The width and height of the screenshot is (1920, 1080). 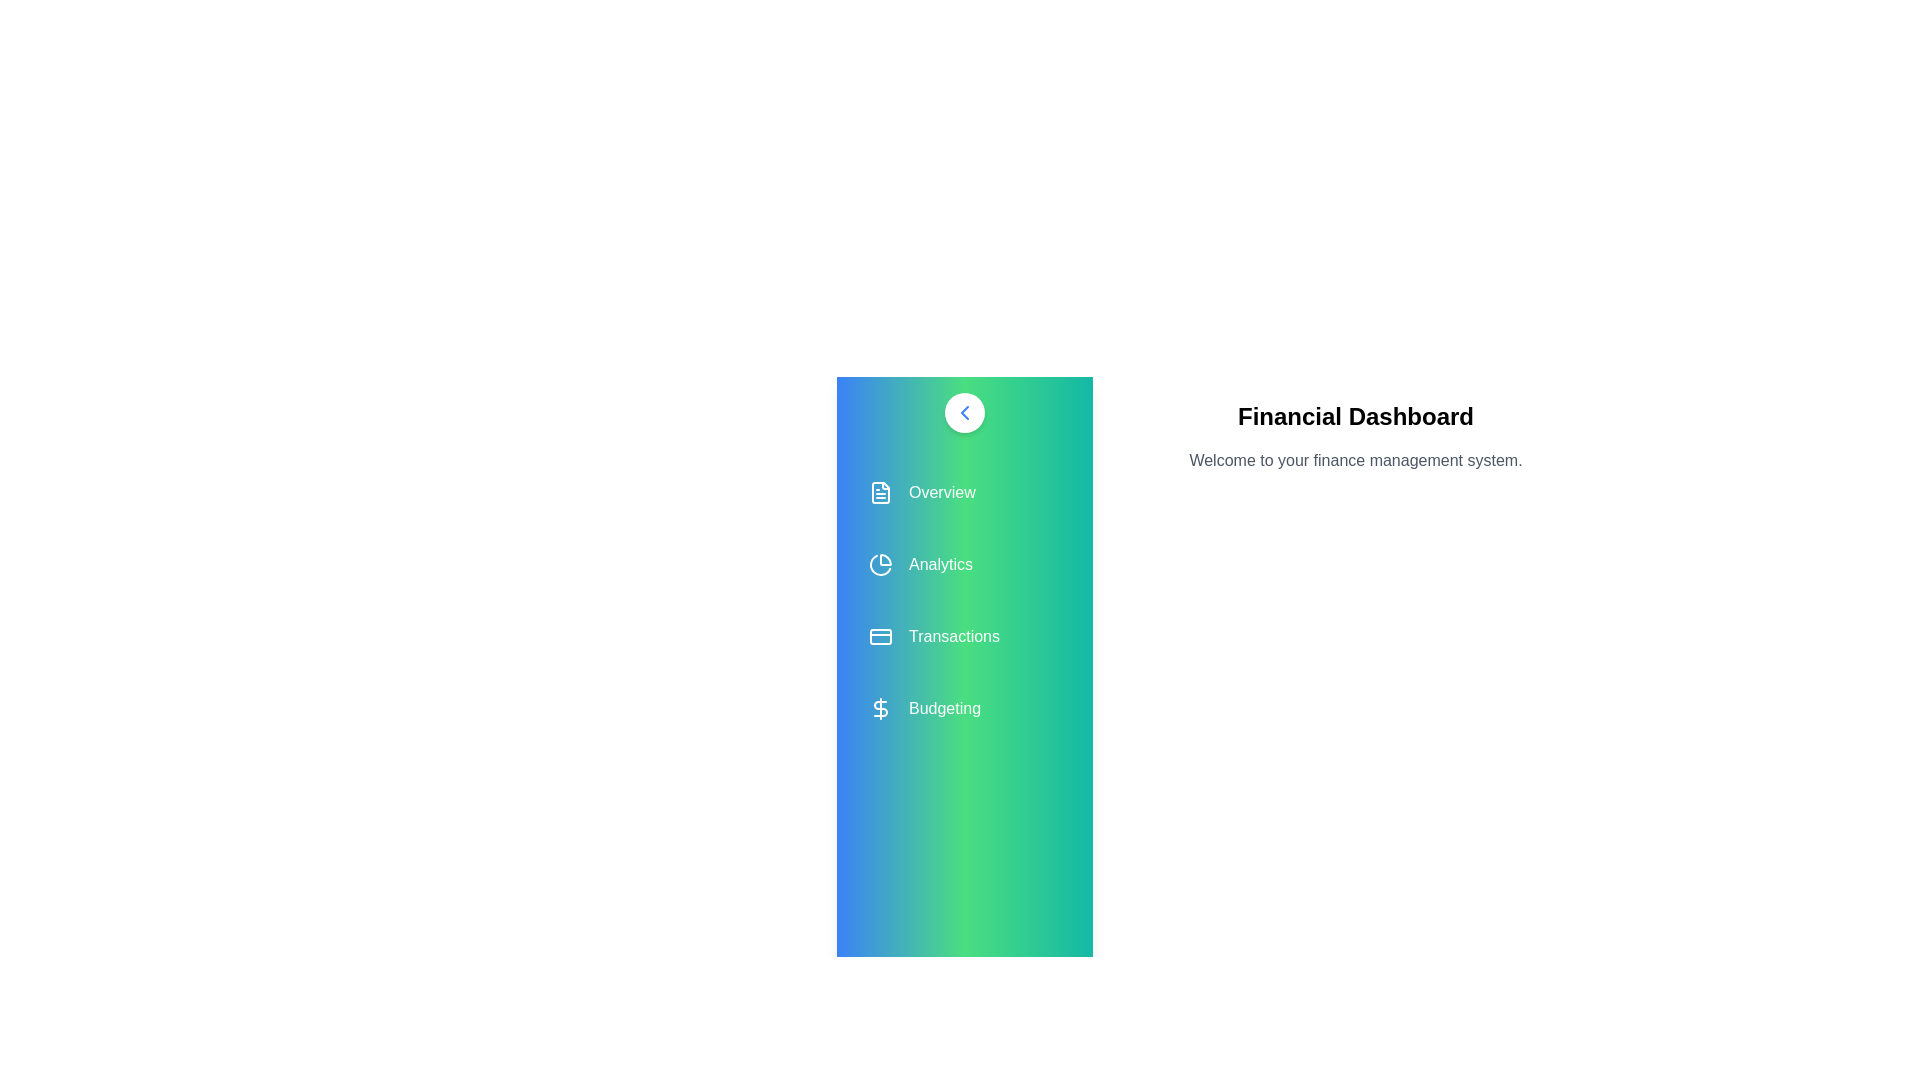 I want to click on the menu option Budgeting from the FinancialDrawer, so click(x=964, y=708).